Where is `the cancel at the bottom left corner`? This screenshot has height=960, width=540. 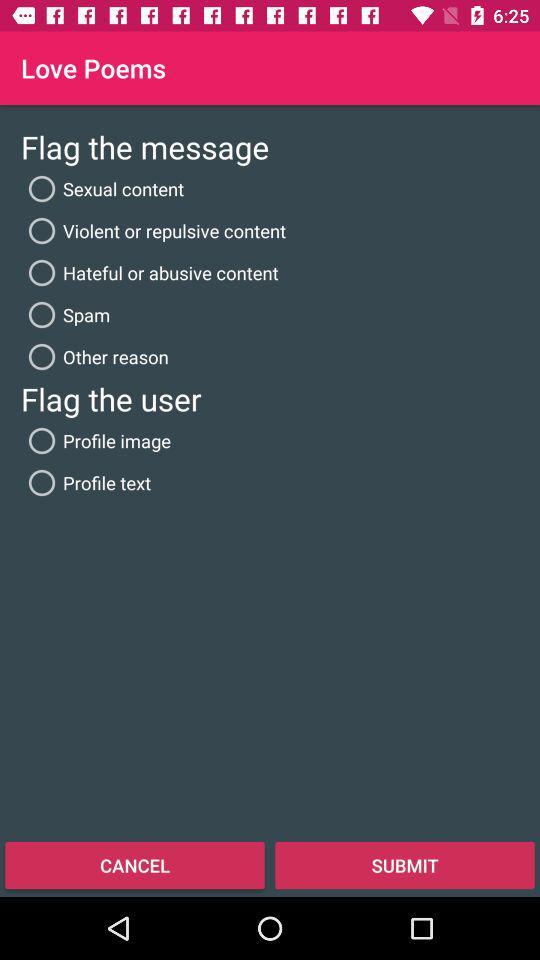 the cancel at the bottom left corner is located at coordinates (135, 864).